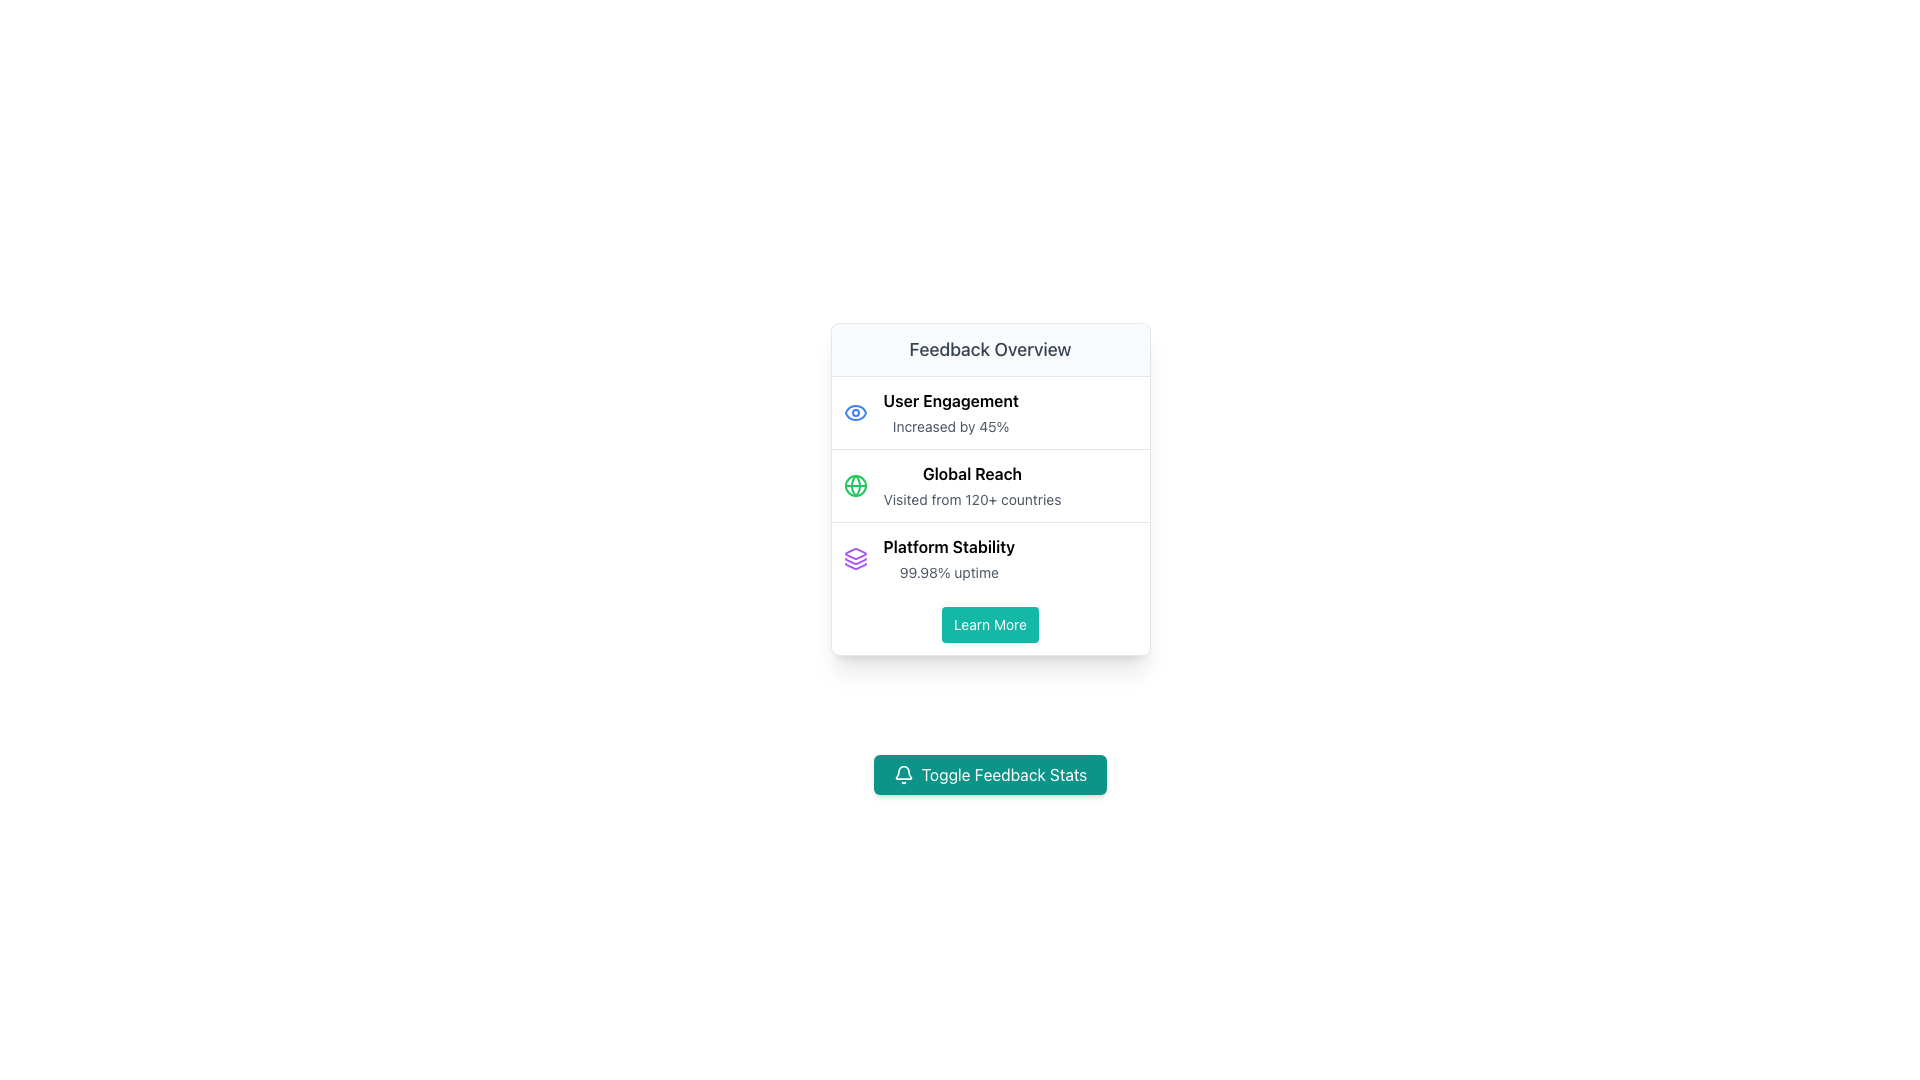 The width and height of the screenshot is (1920, 1080). Describe the element at coordinates (948, 559) in the screenshot. I see `the 'Platform Stability' textual information block, which displays '99.98% uptime' below the main header. This element is the third item in a vertically stacked list within the 'Feedback Overview' card, located between 'Global Reach' and the 'Learn More' button` at that location.